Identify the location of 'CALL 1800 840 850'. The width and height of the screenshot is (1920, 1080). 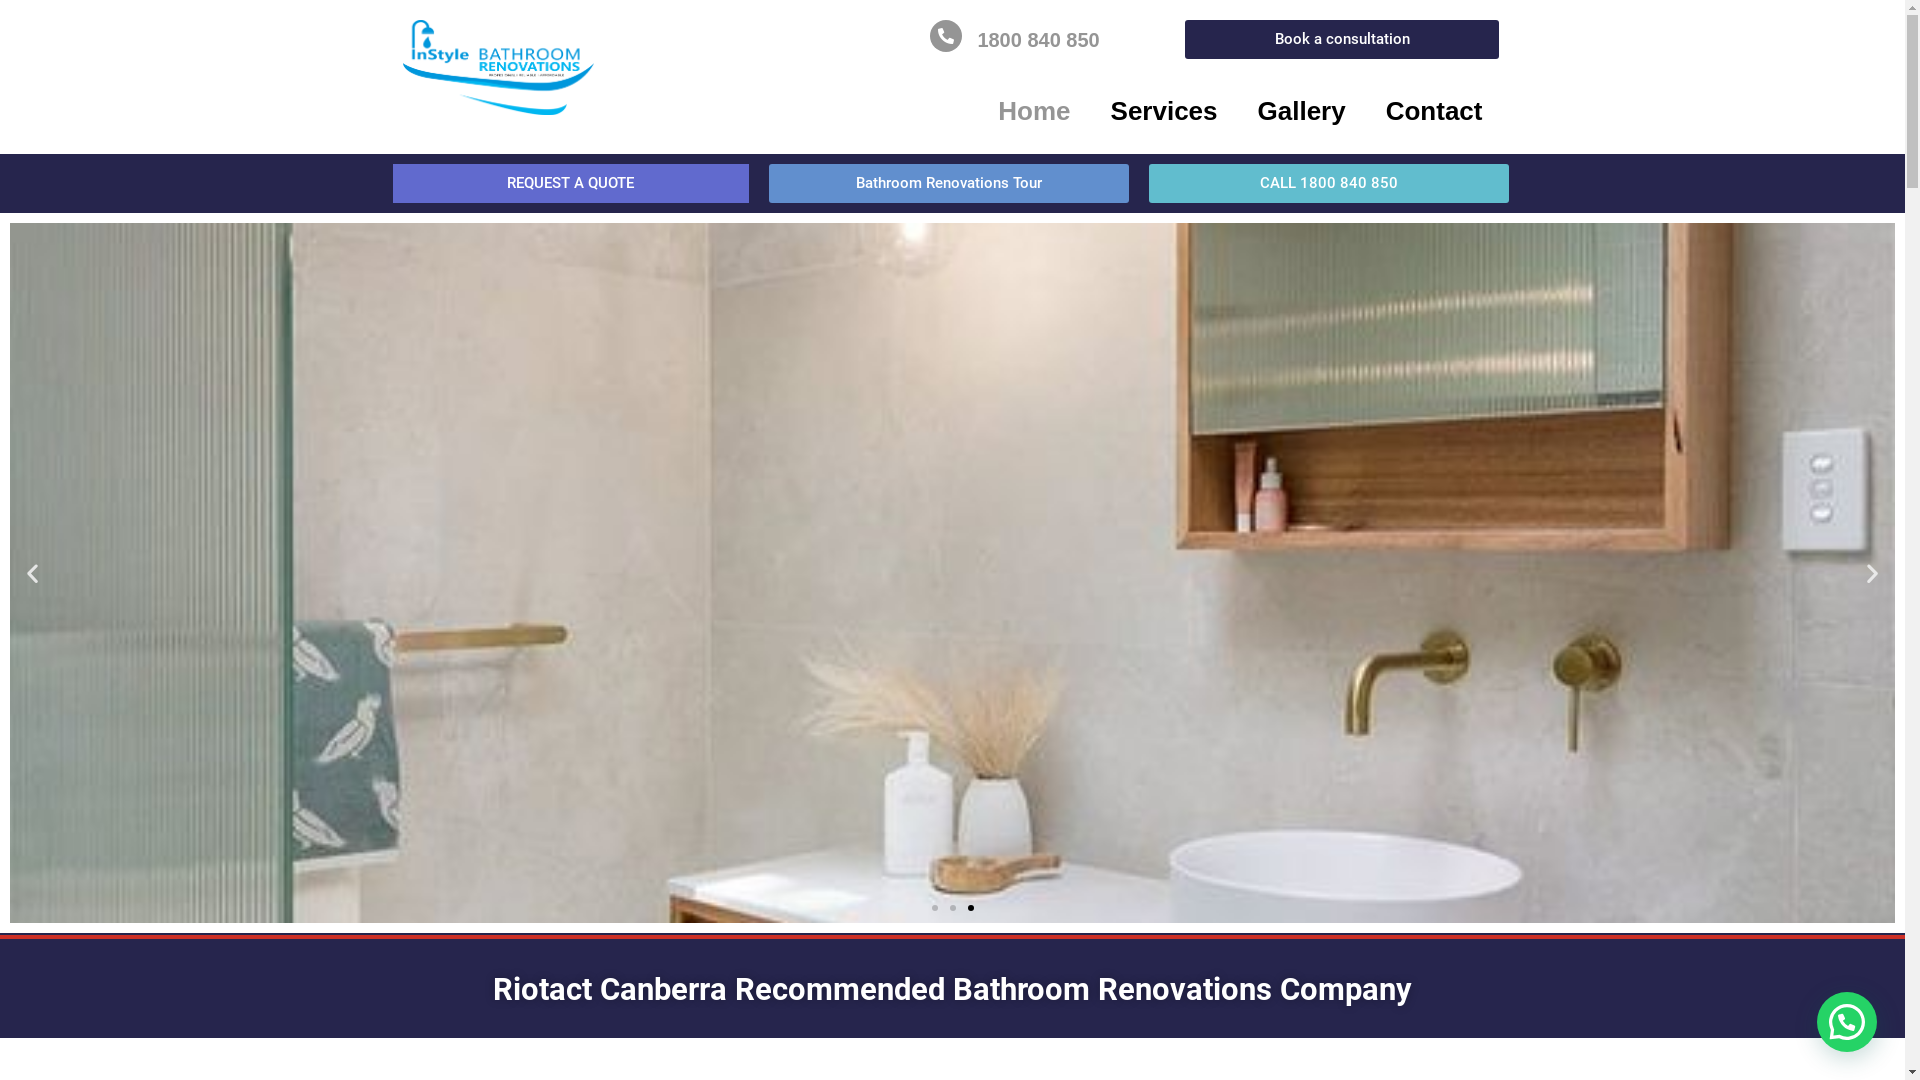
(1329, 183).